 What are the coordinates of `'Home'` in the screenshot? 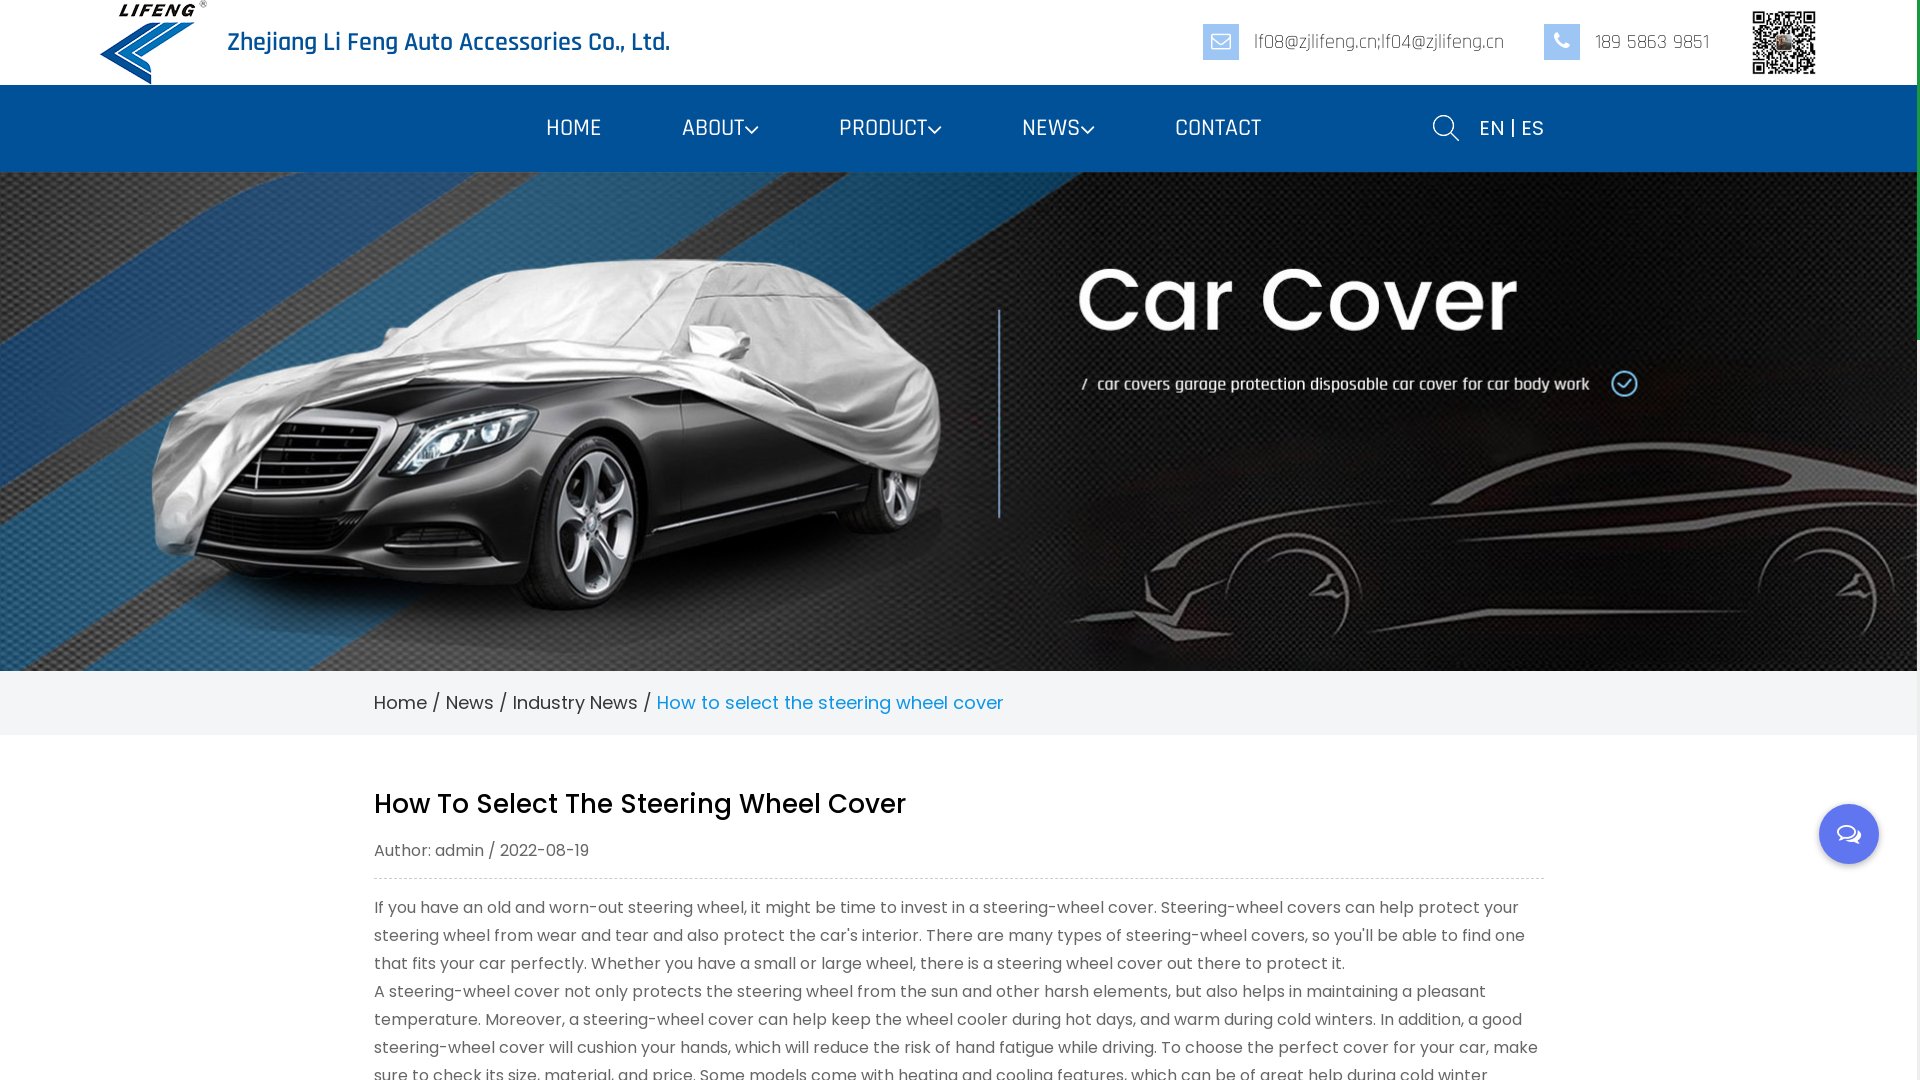 It's located at (400, 701).